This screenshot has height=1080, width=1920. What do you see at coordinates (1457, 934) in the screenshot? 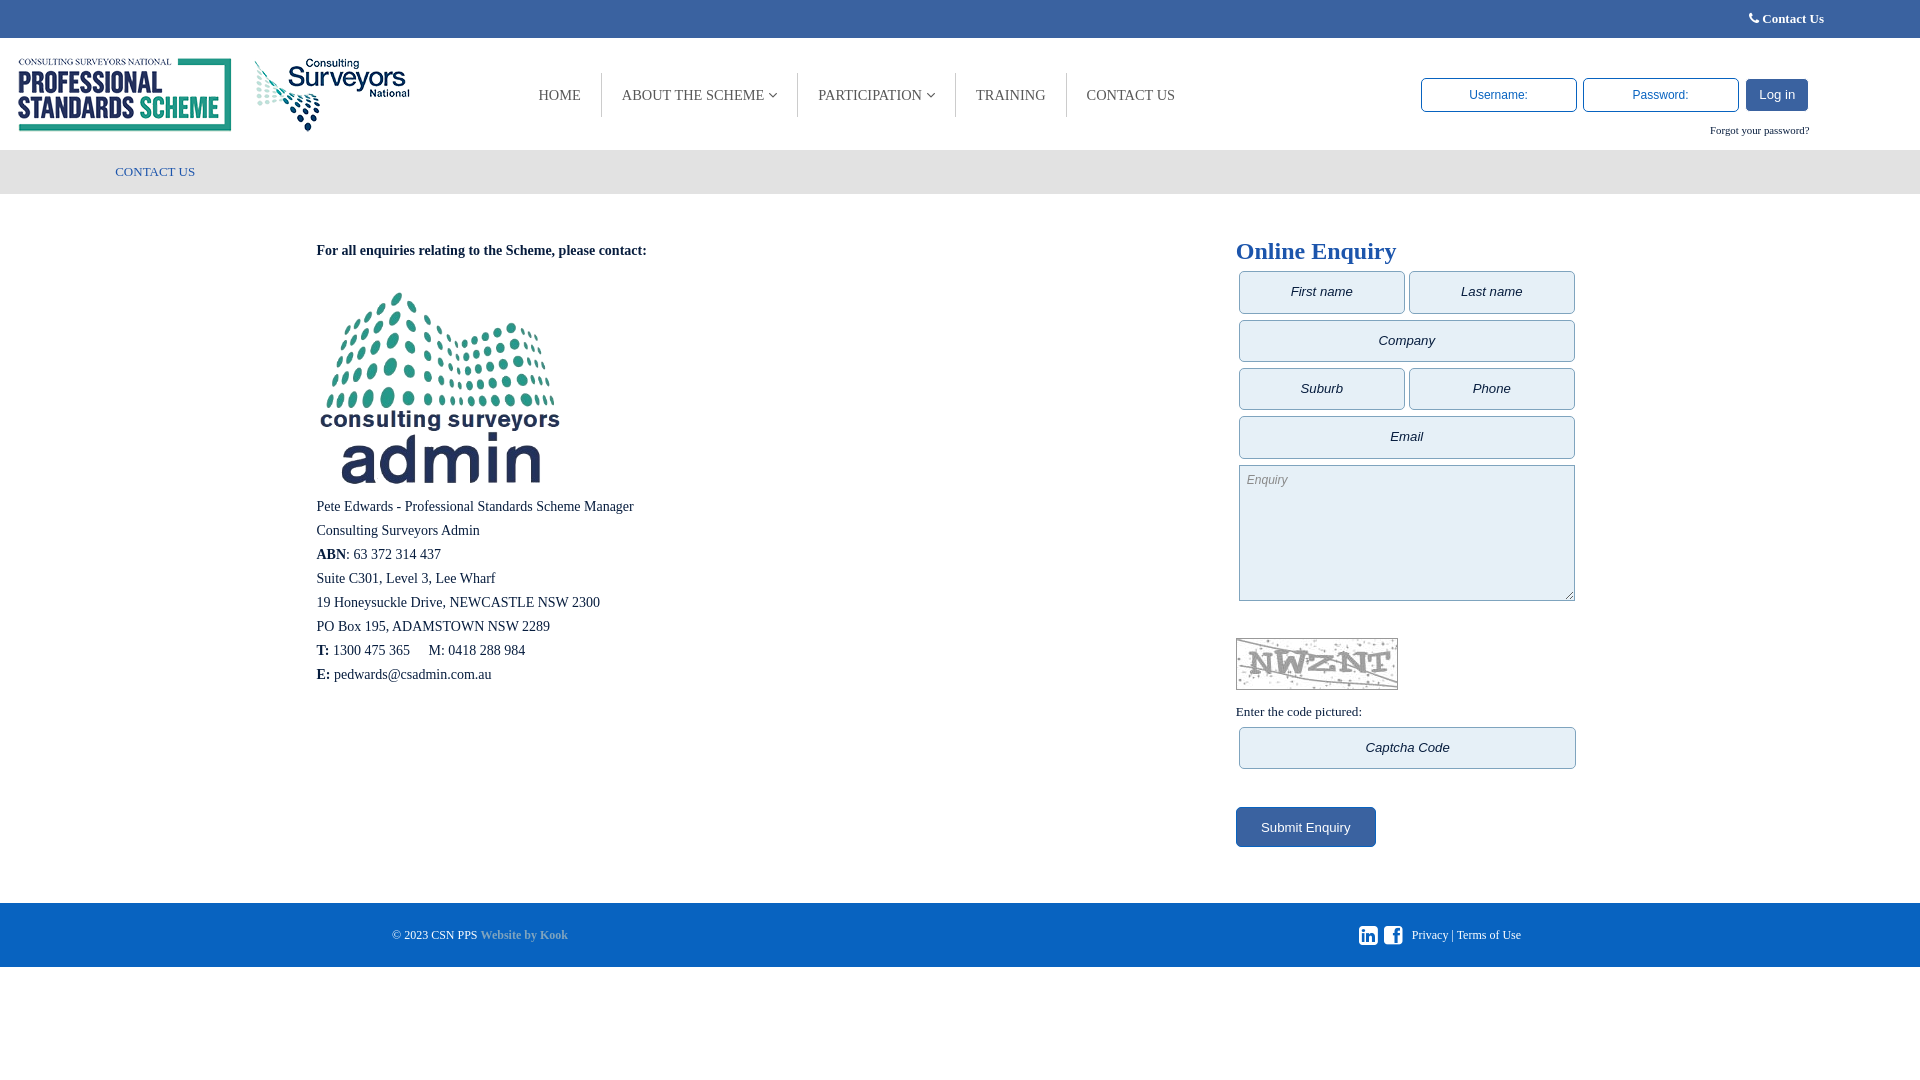
I see `'Terms of Use'` at bounding box center [1457, 934].